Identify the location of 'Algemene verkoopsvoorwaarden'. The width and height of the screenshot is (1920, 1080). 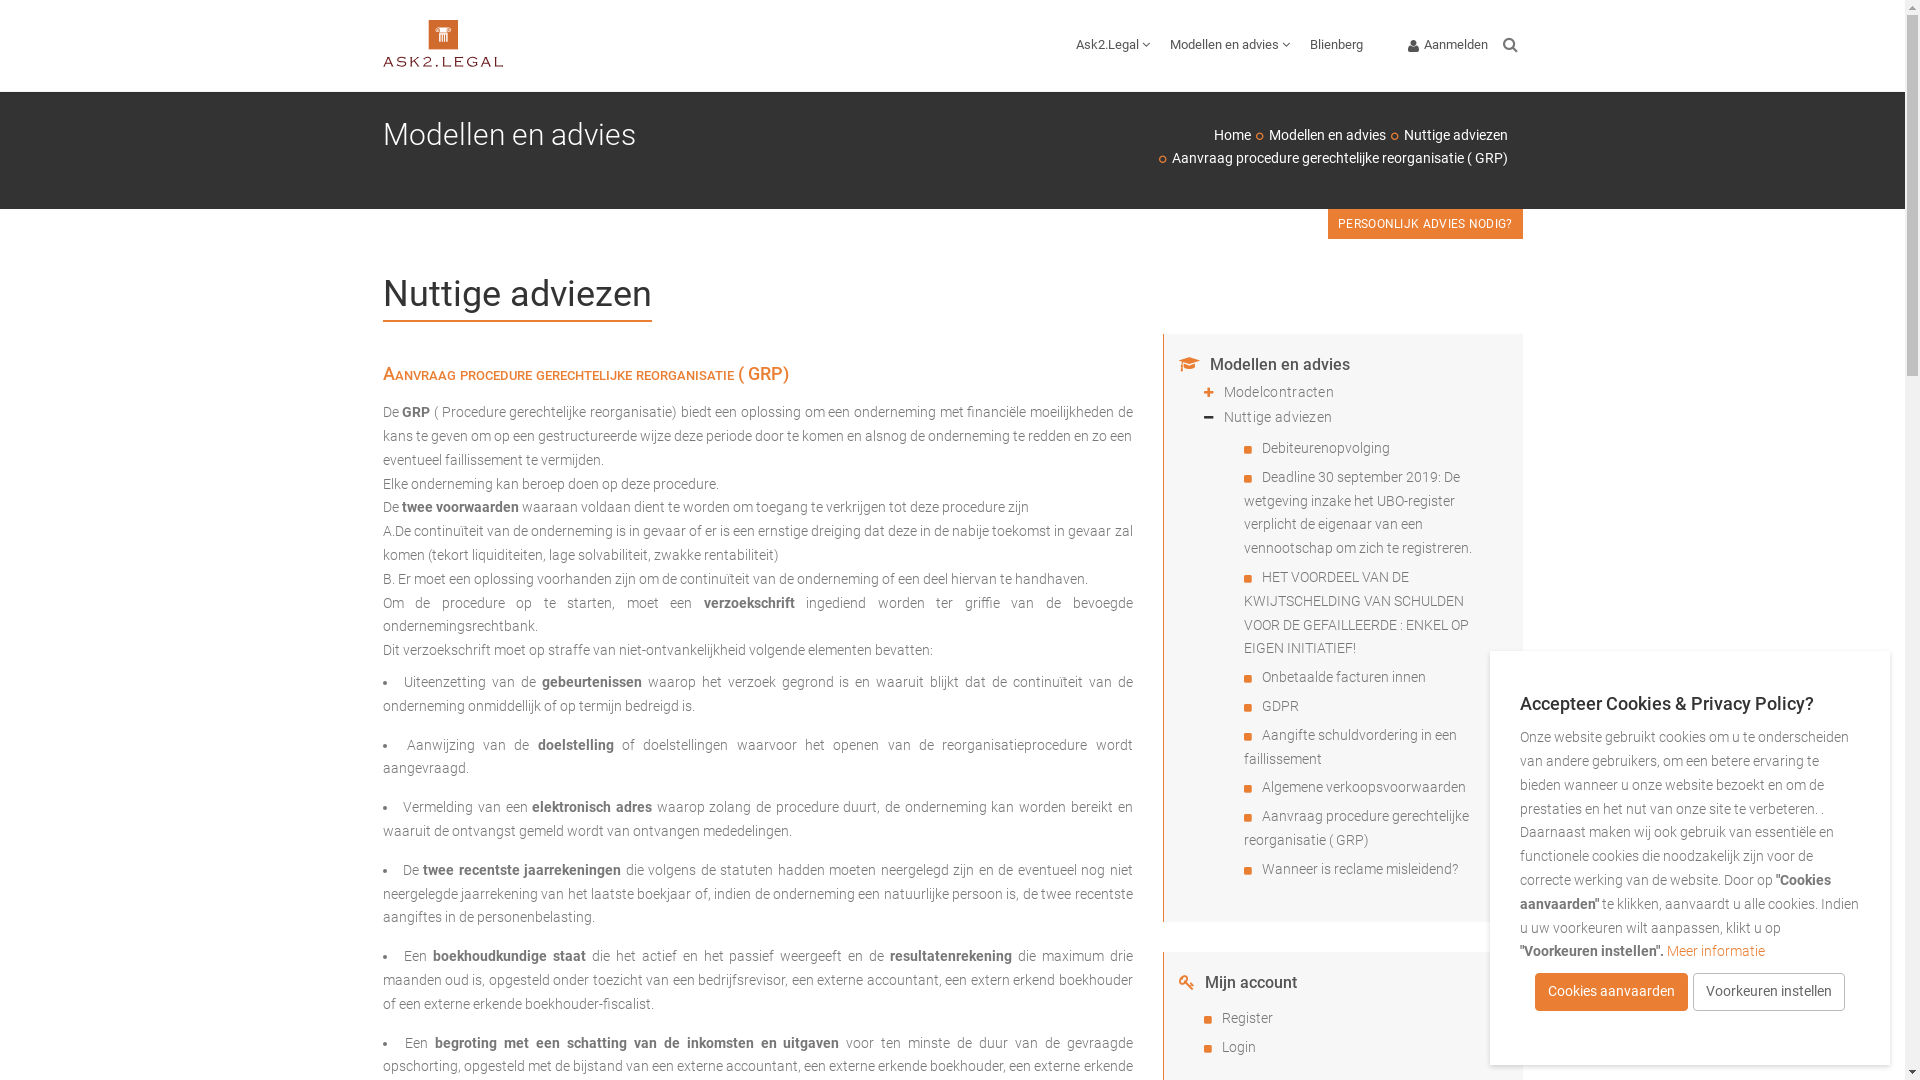
(1261, 785).